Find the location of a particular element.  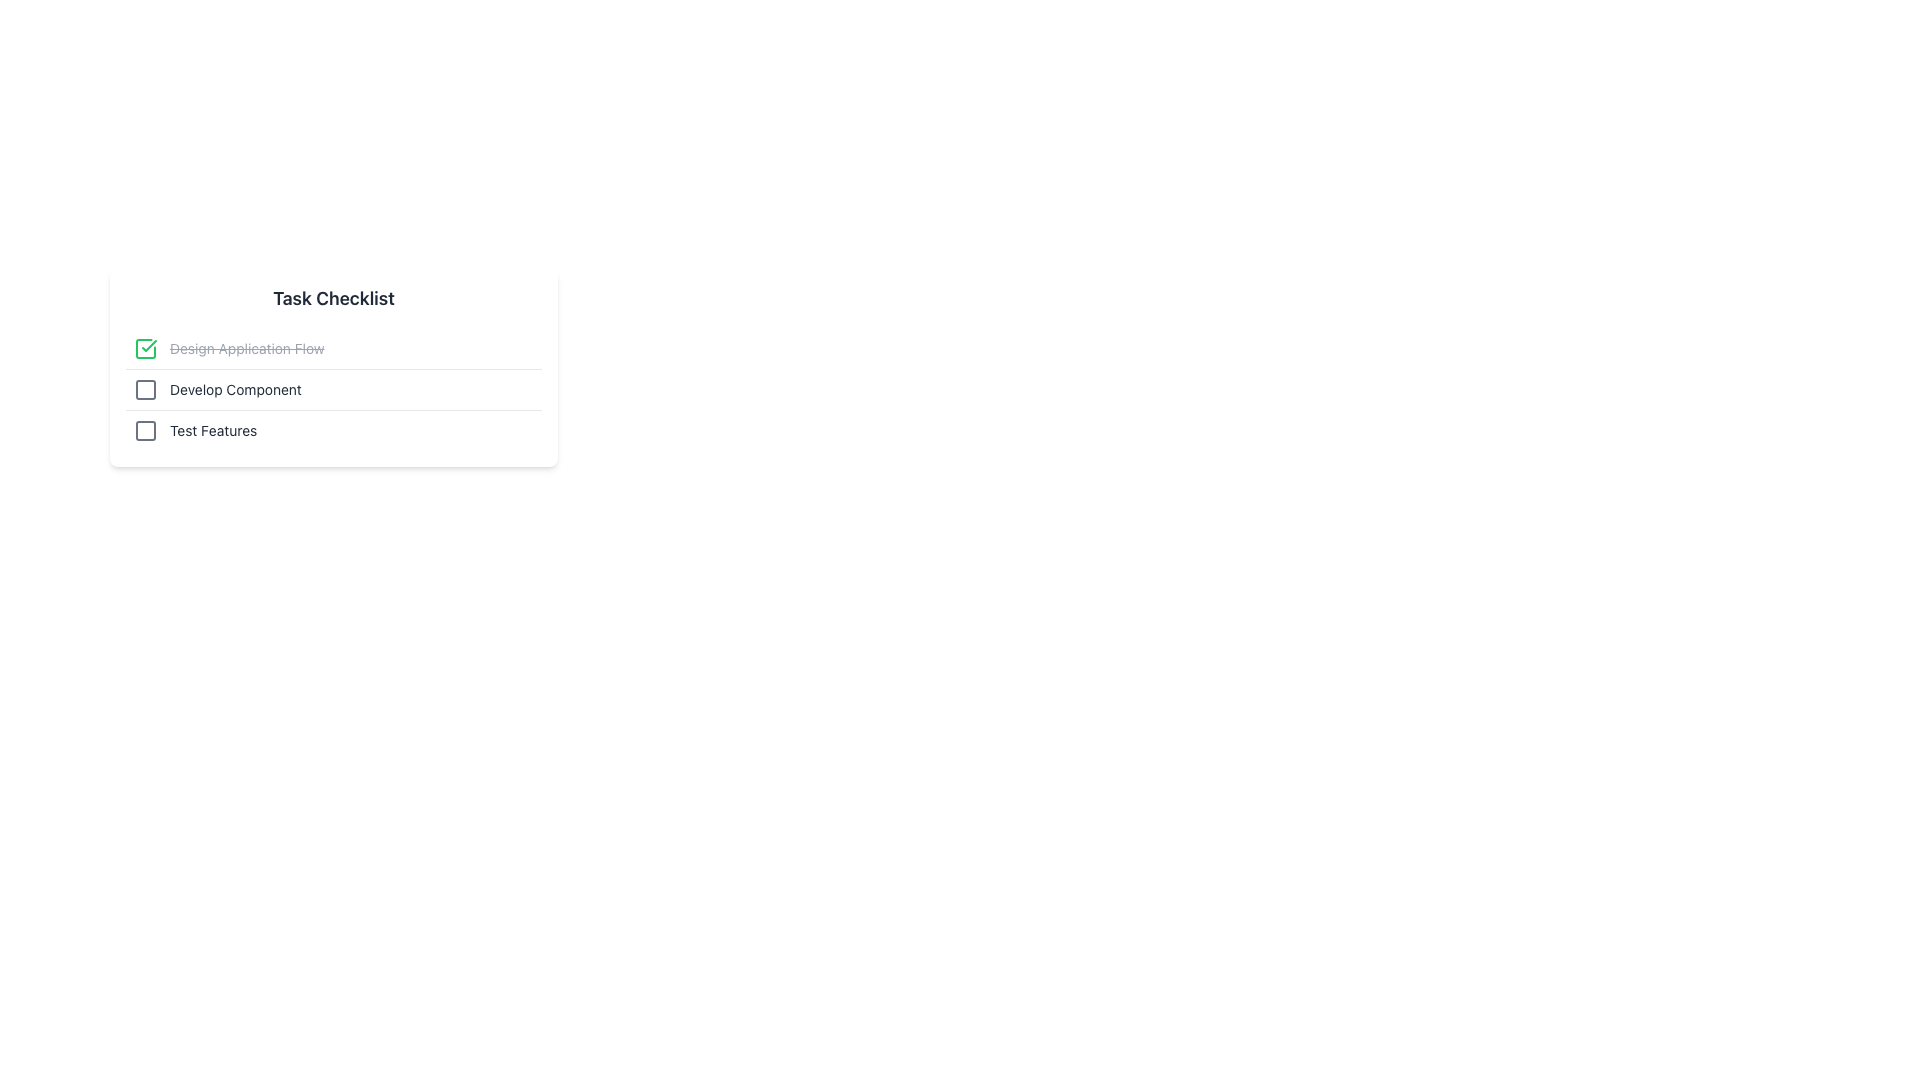

the checkbox with a visual checkmark that indicates the completion of the 'Design Application Flow' task for visual feedback is located at coordinates (144, 347).